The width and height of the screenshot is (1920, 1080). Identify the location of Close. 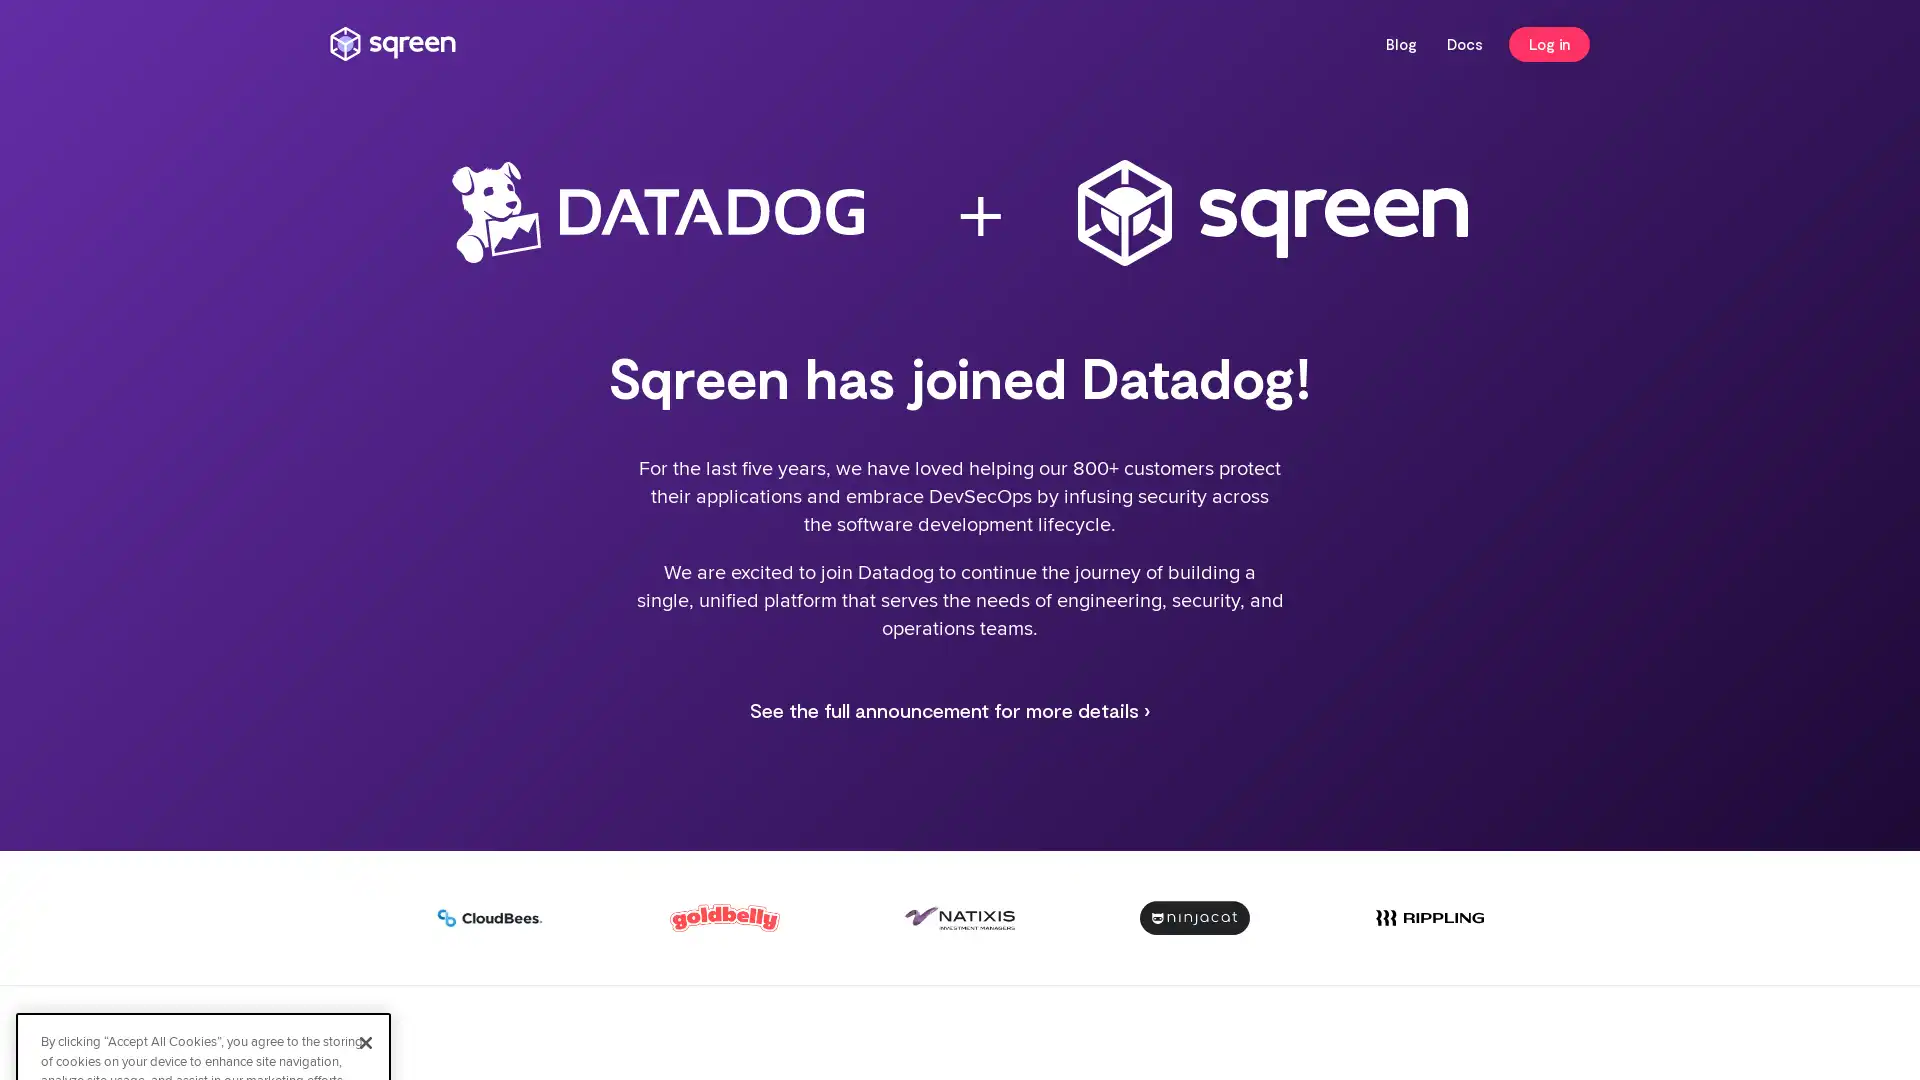
(365, 851).